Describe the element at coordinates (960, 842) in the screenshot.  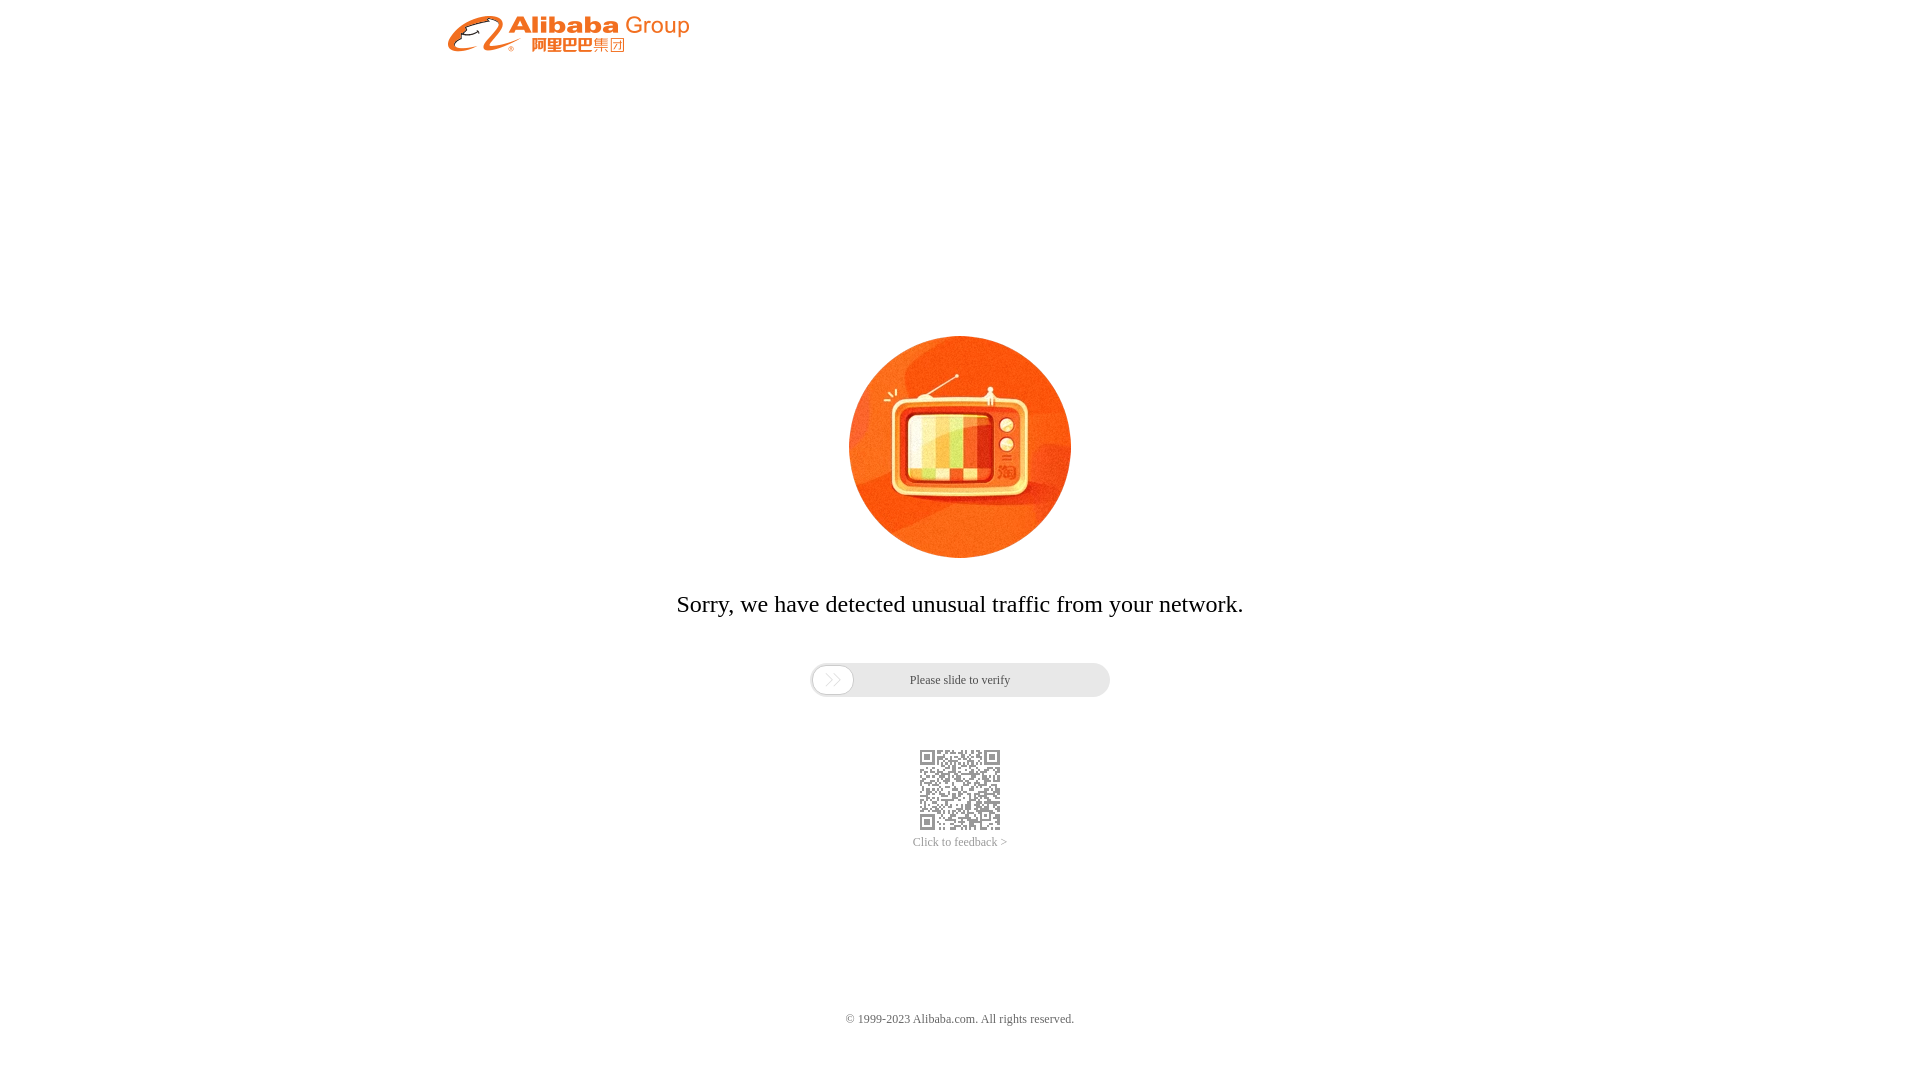
I see `'Click to feedback >'` at that location.